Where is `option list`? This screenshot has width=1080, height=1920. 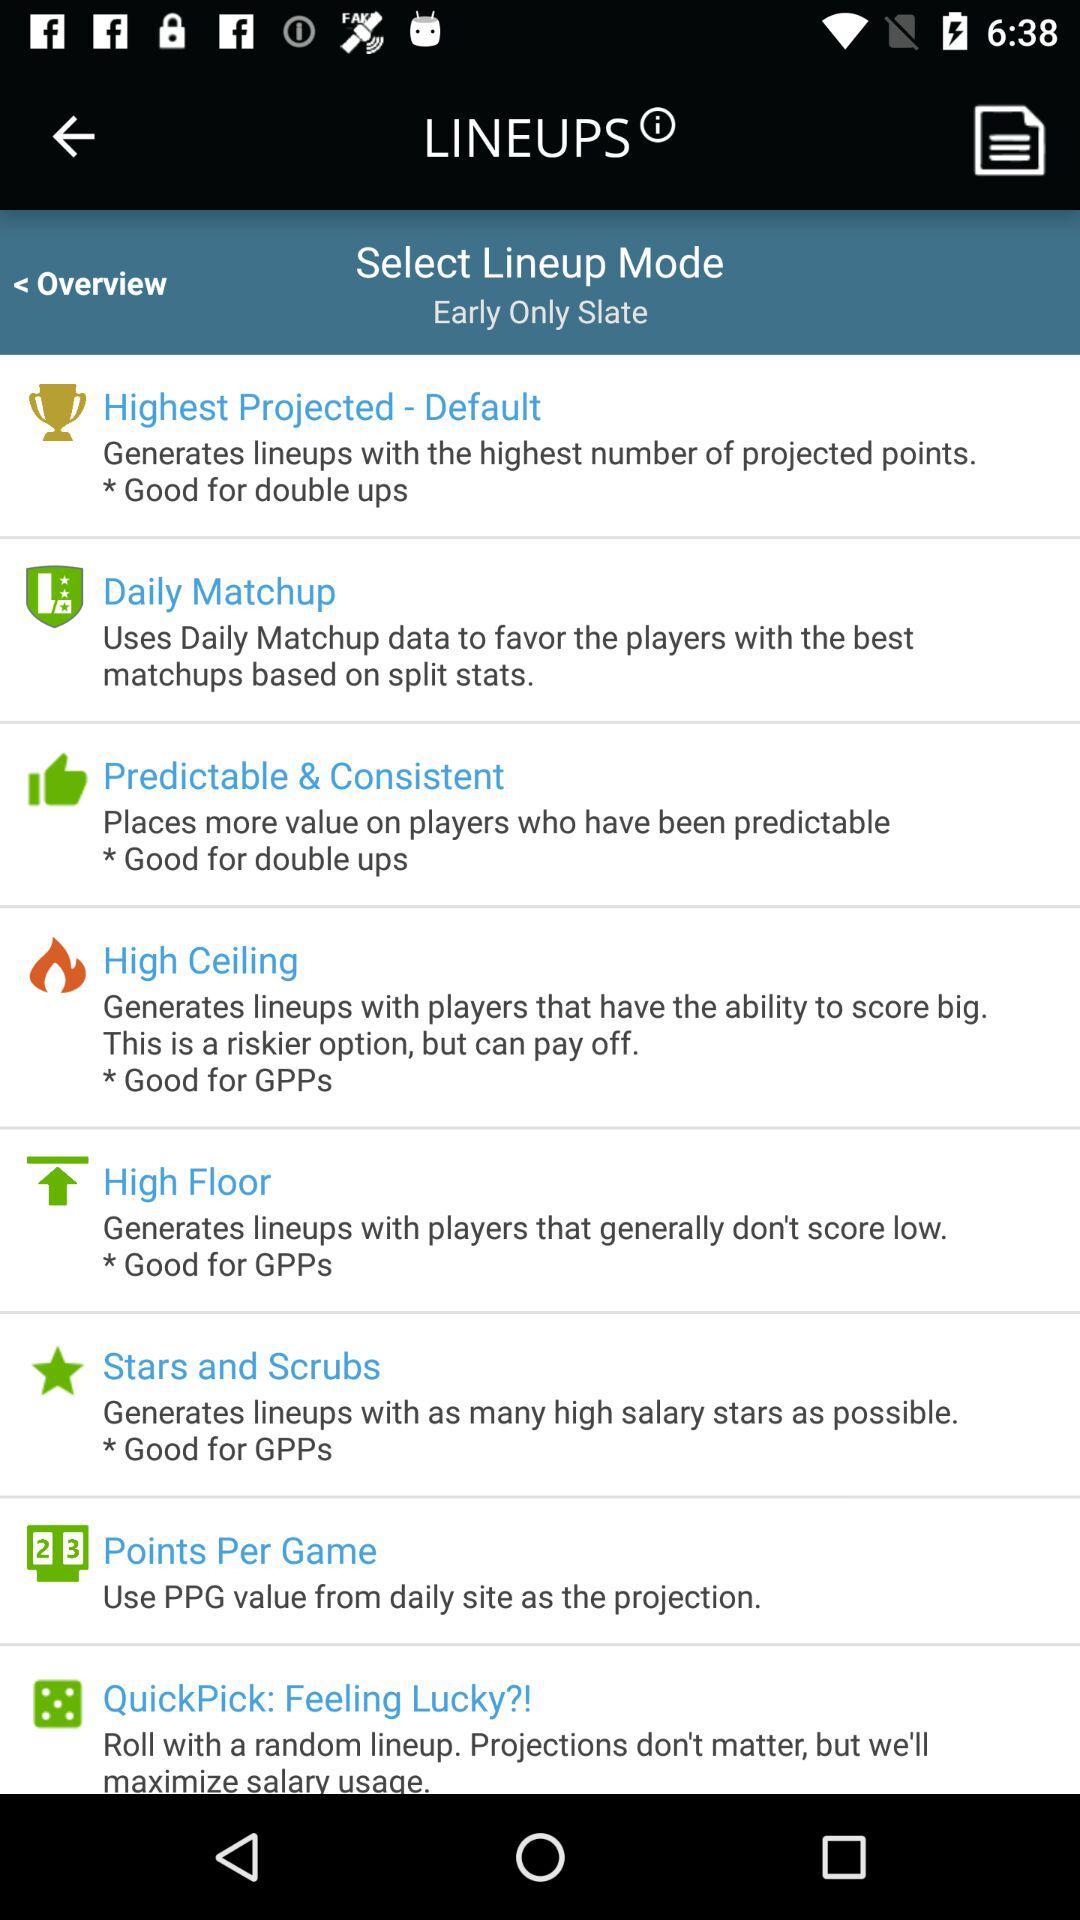 option list is located at coordinates (1017, 135).